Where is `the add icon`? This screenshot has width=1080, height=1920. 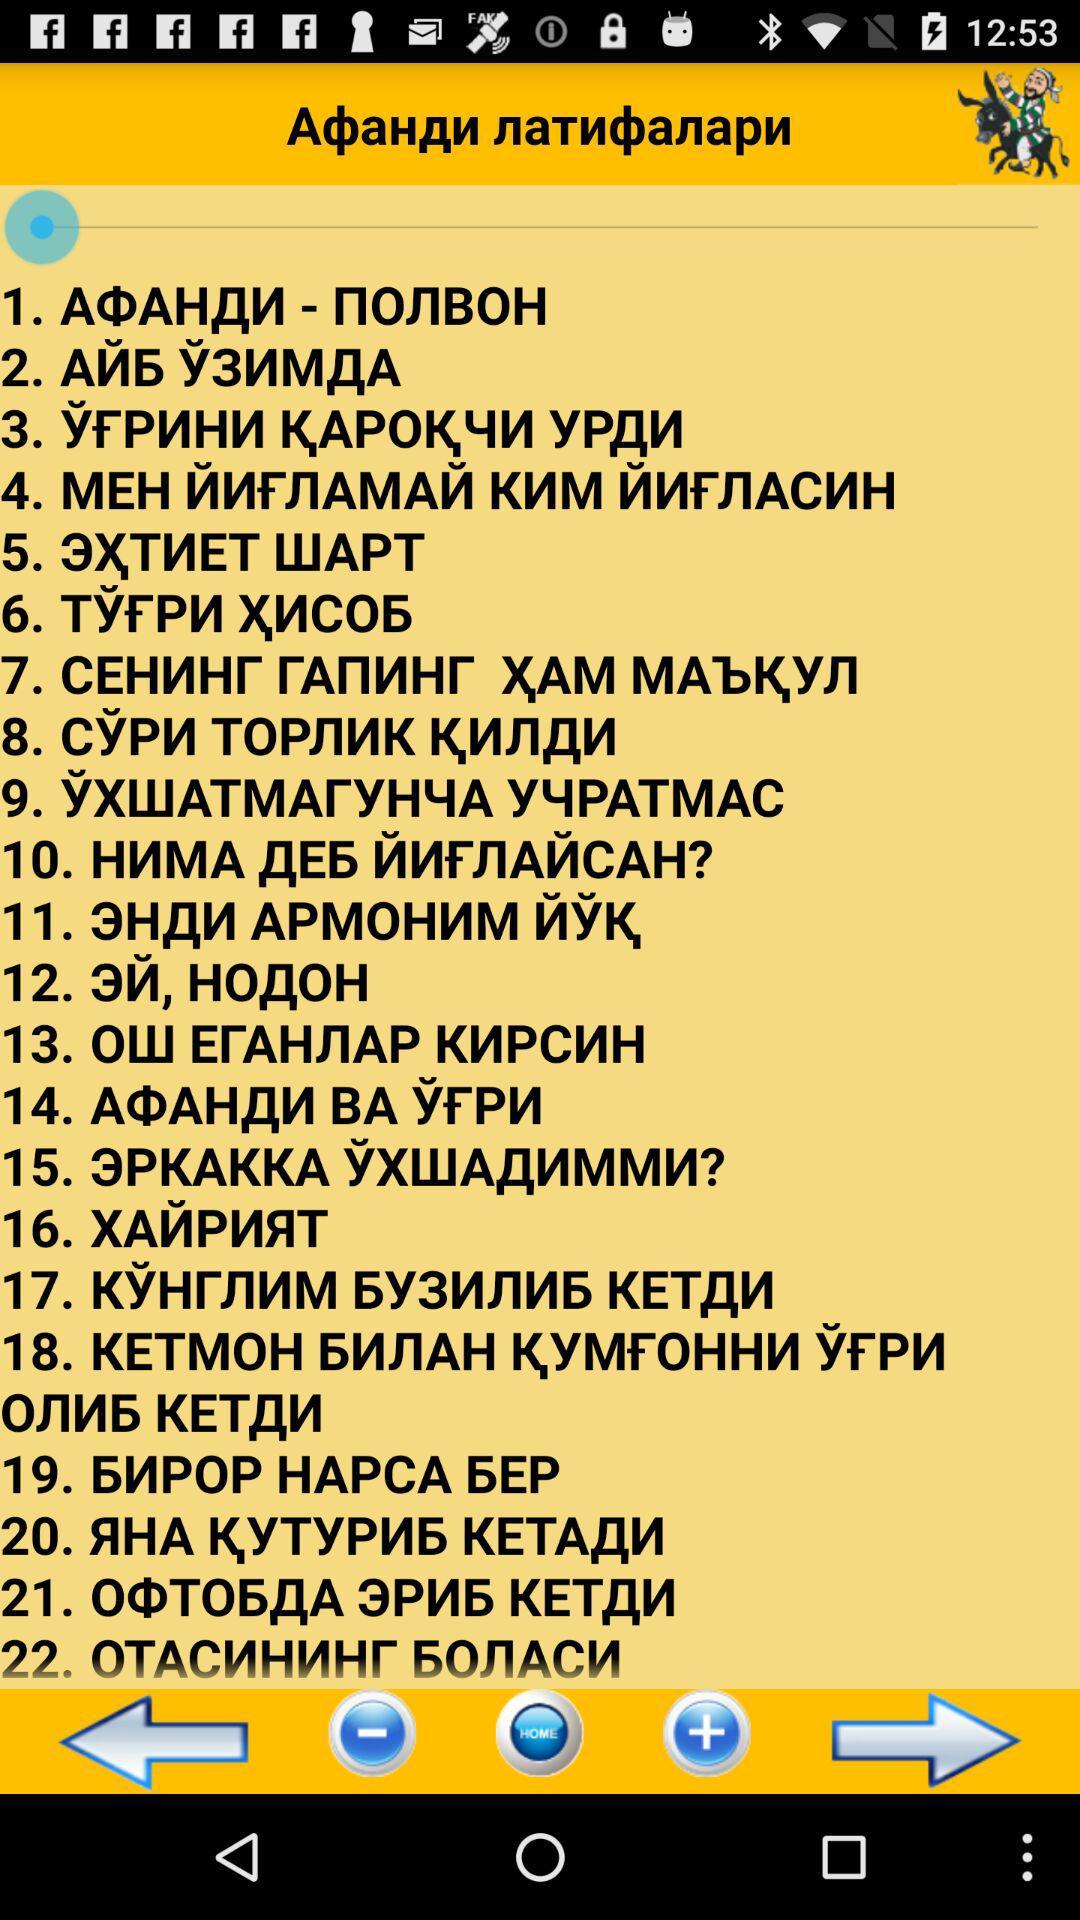
the add icon is located at coordinates (705, 1853).